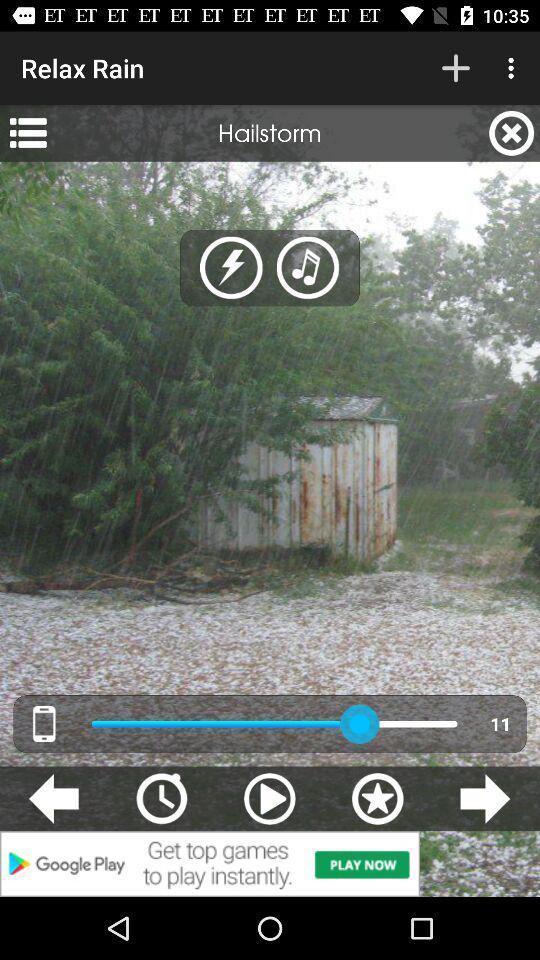  What do you see at coordinates (511, 132) in the screenshot?
I see `the item to the right of hailstorm app` at bounding box center [511, 132].